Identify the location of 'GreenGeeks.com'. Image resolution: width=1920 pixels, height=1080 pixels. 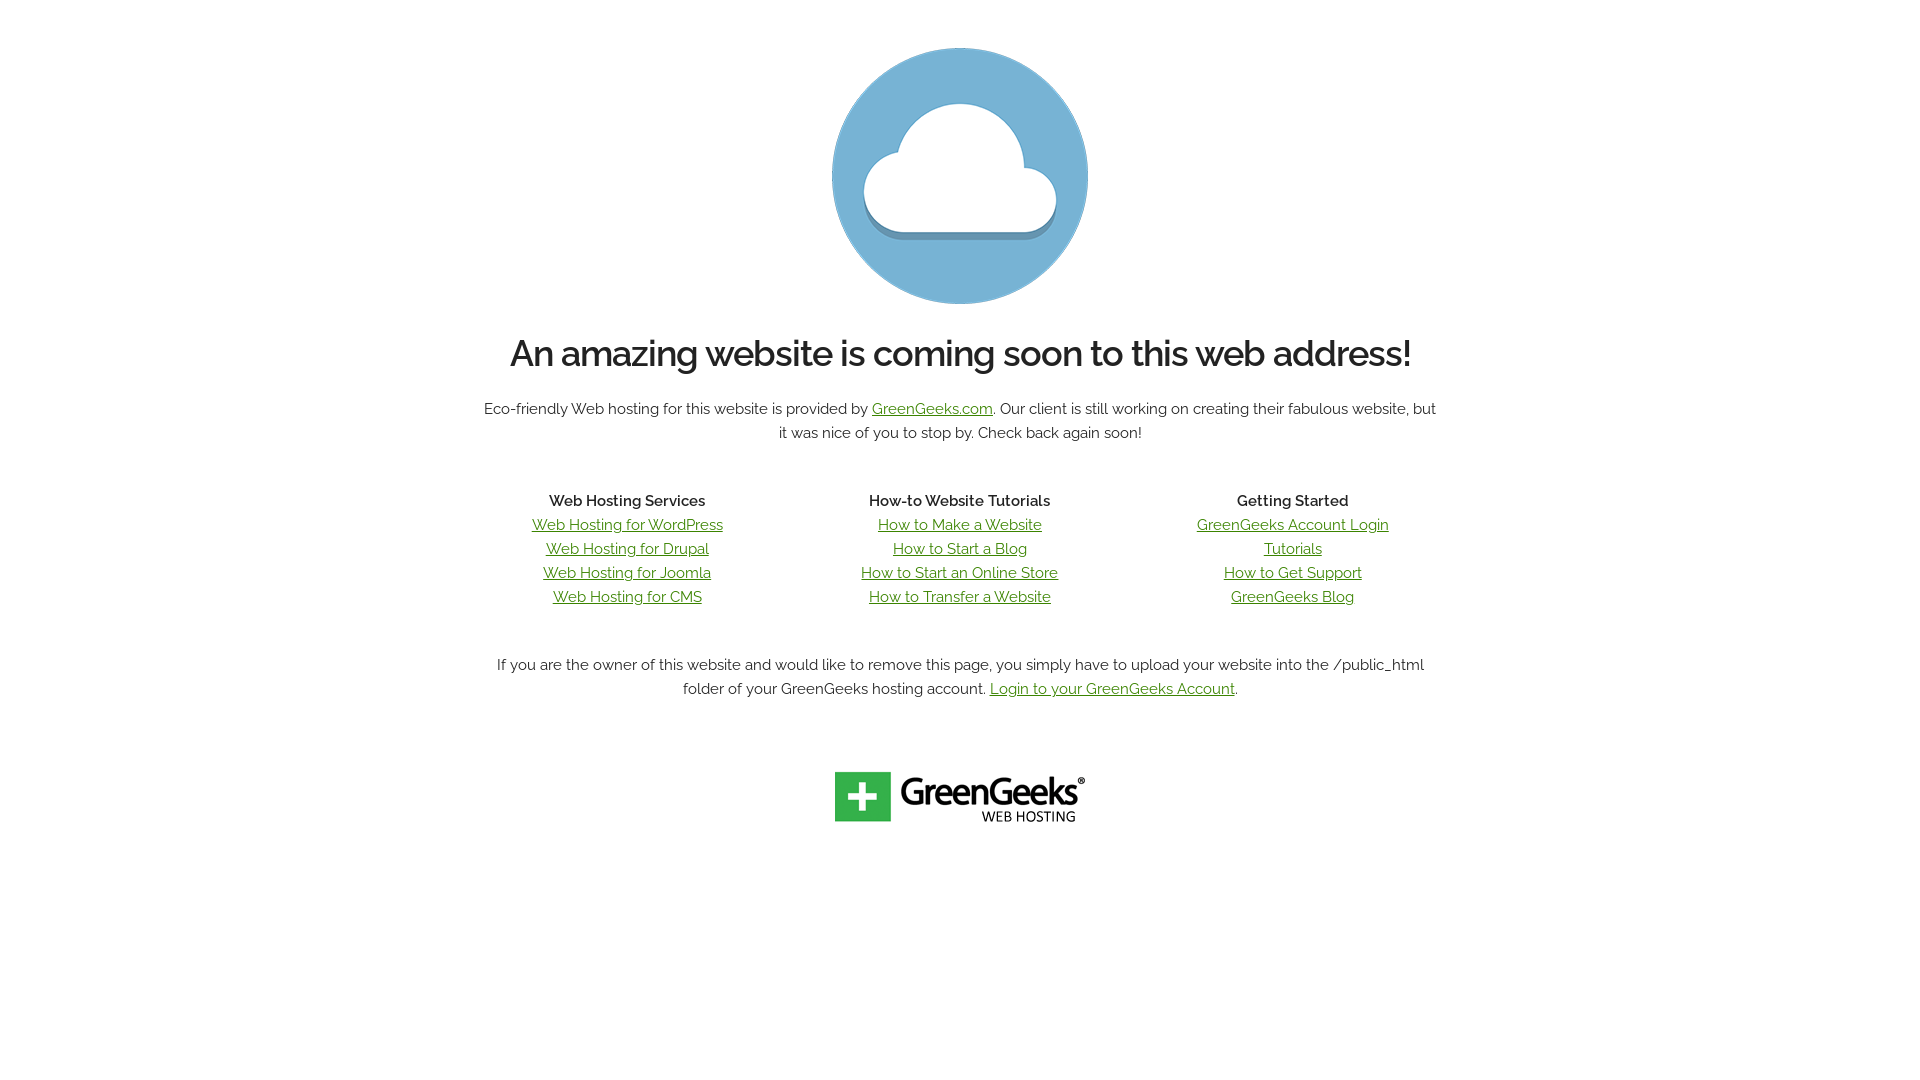
(931, 407).